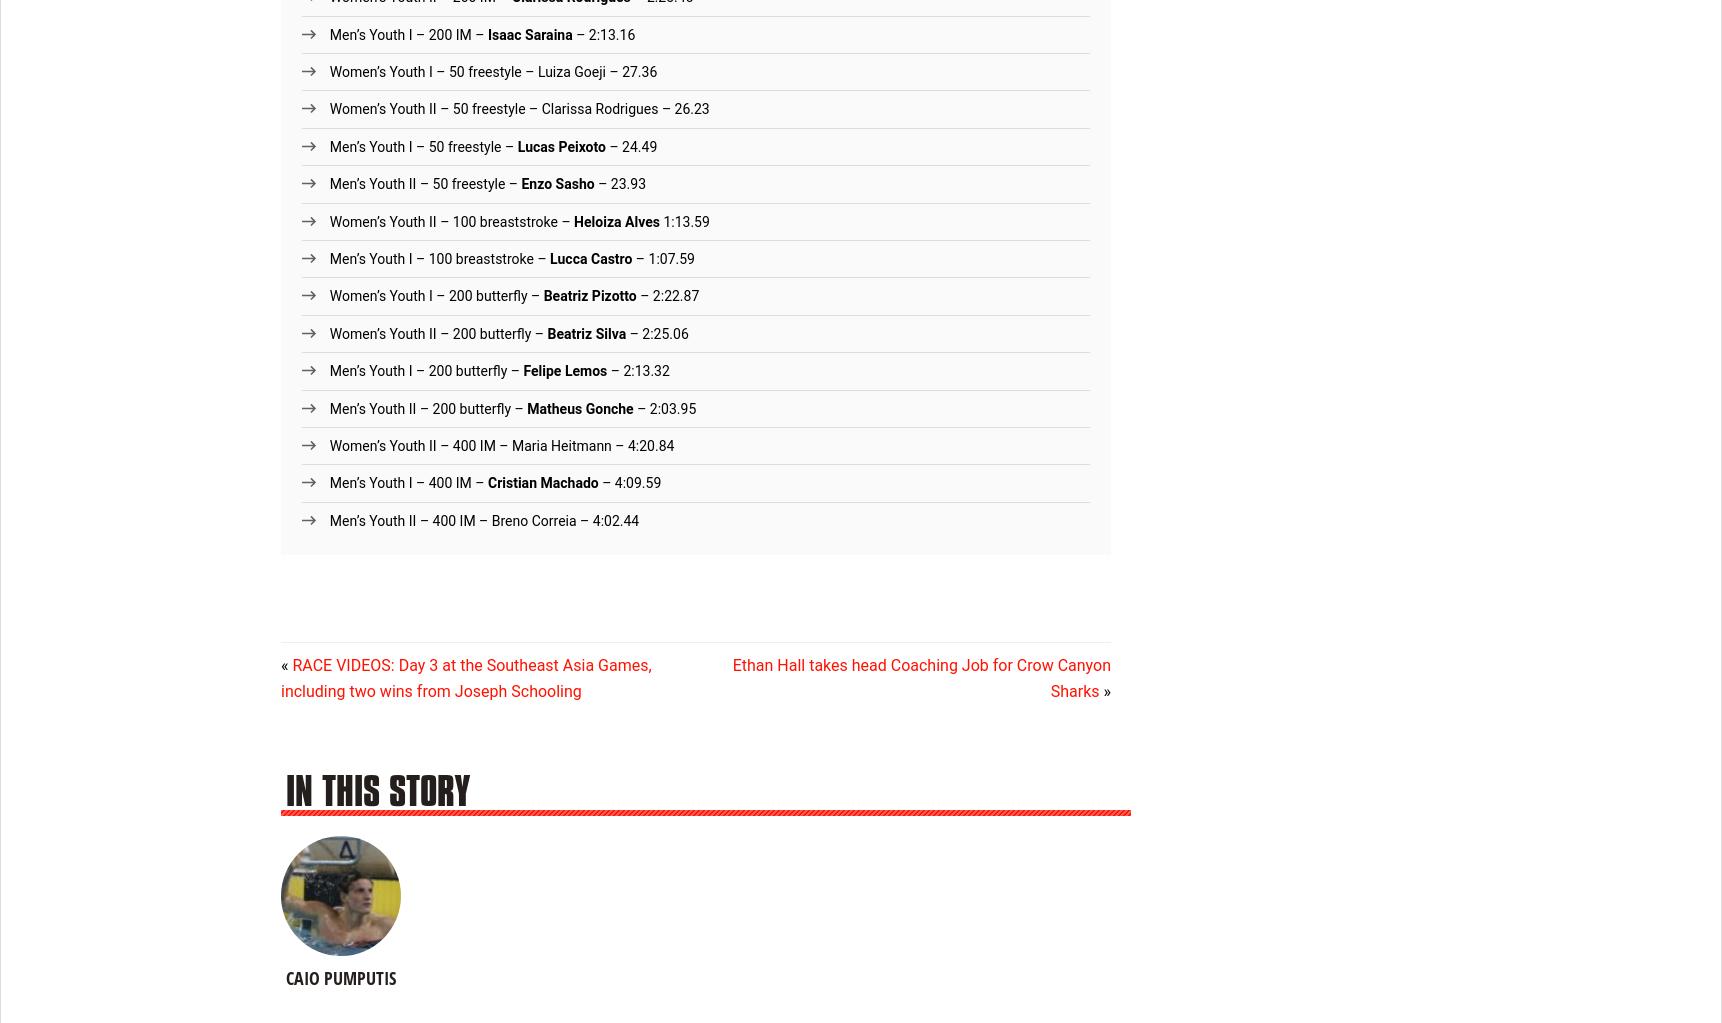  I want to click on 'Beatriz Pizotto', so click(588, 294).